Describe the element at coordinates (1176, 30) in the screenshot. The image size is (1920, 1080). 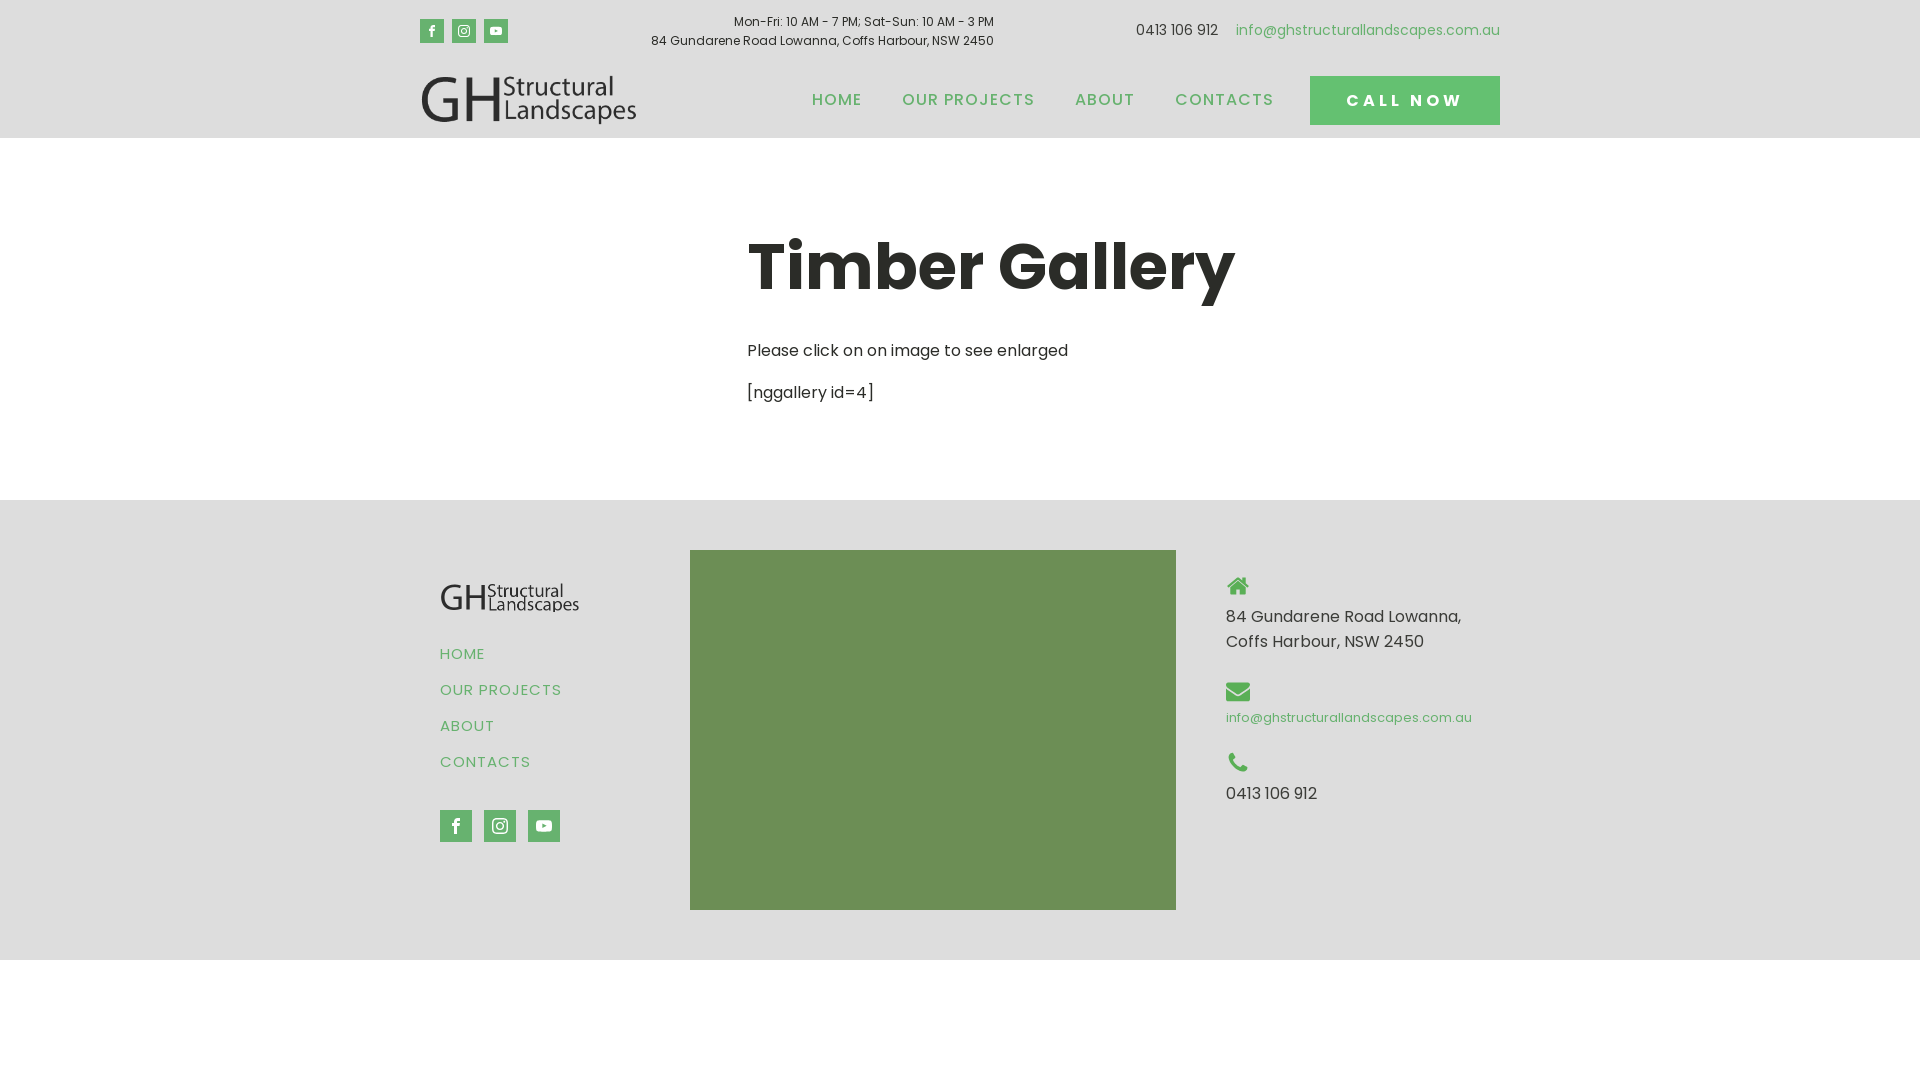
I see `'0413 106 912'` at that location.